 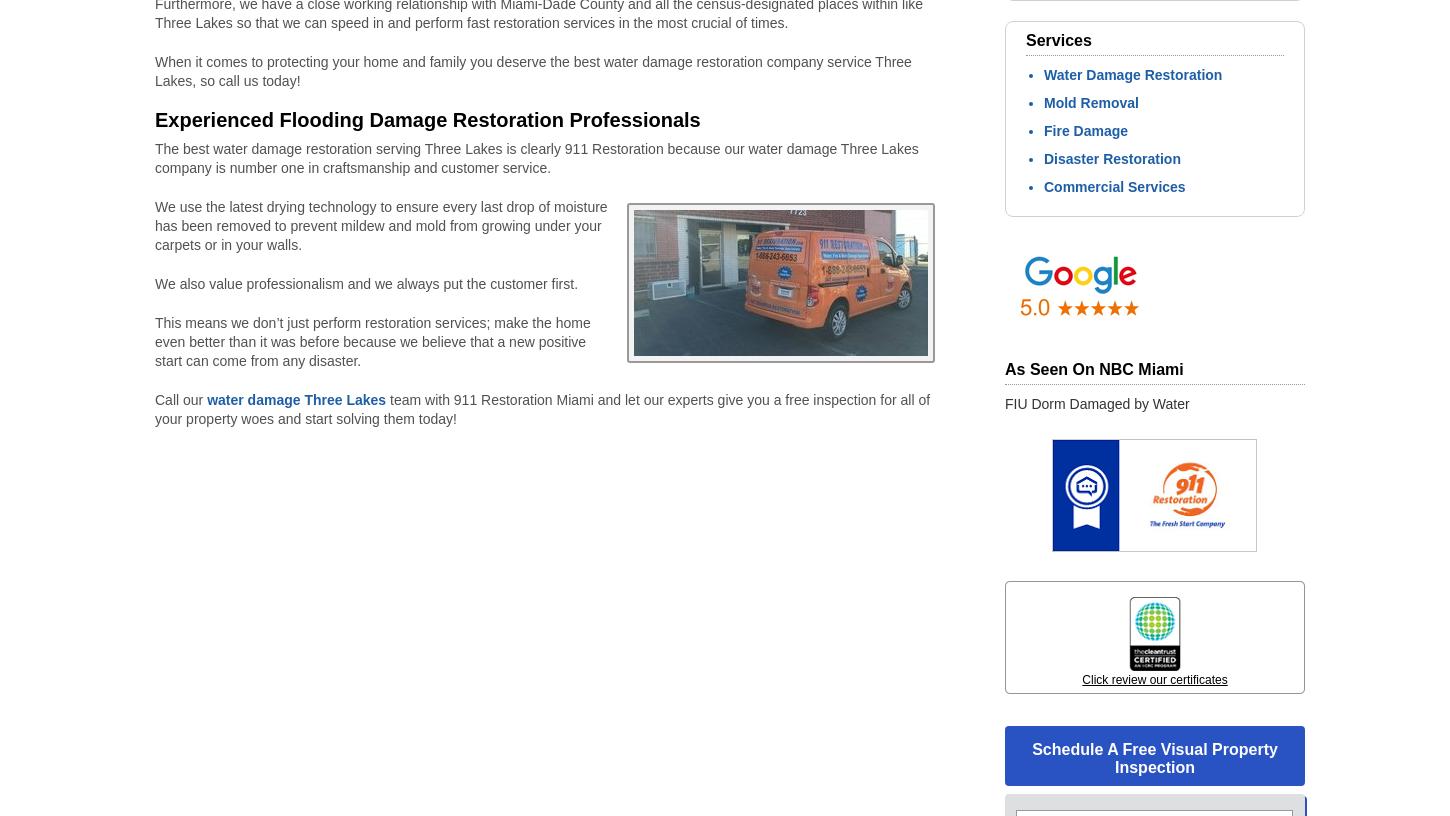 What do you see at coordinates (371, 341) in the screenshot?
I see `'This means we don’t just perform restoration services; make the home even better than it was before because we believe that a new positive start can come from any disaster.'` at bounding box center [371, 341].